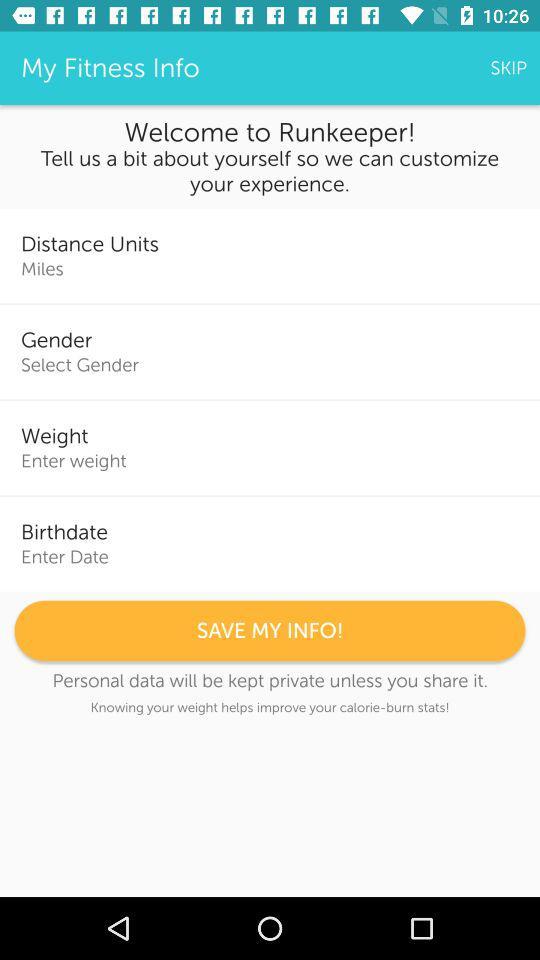 The height and width of the screenshot is (960, 540). Describe the element at coordinates (508, 68) in the screenshot. I see `the text at the right corner of the page shown below 1026` at that location.